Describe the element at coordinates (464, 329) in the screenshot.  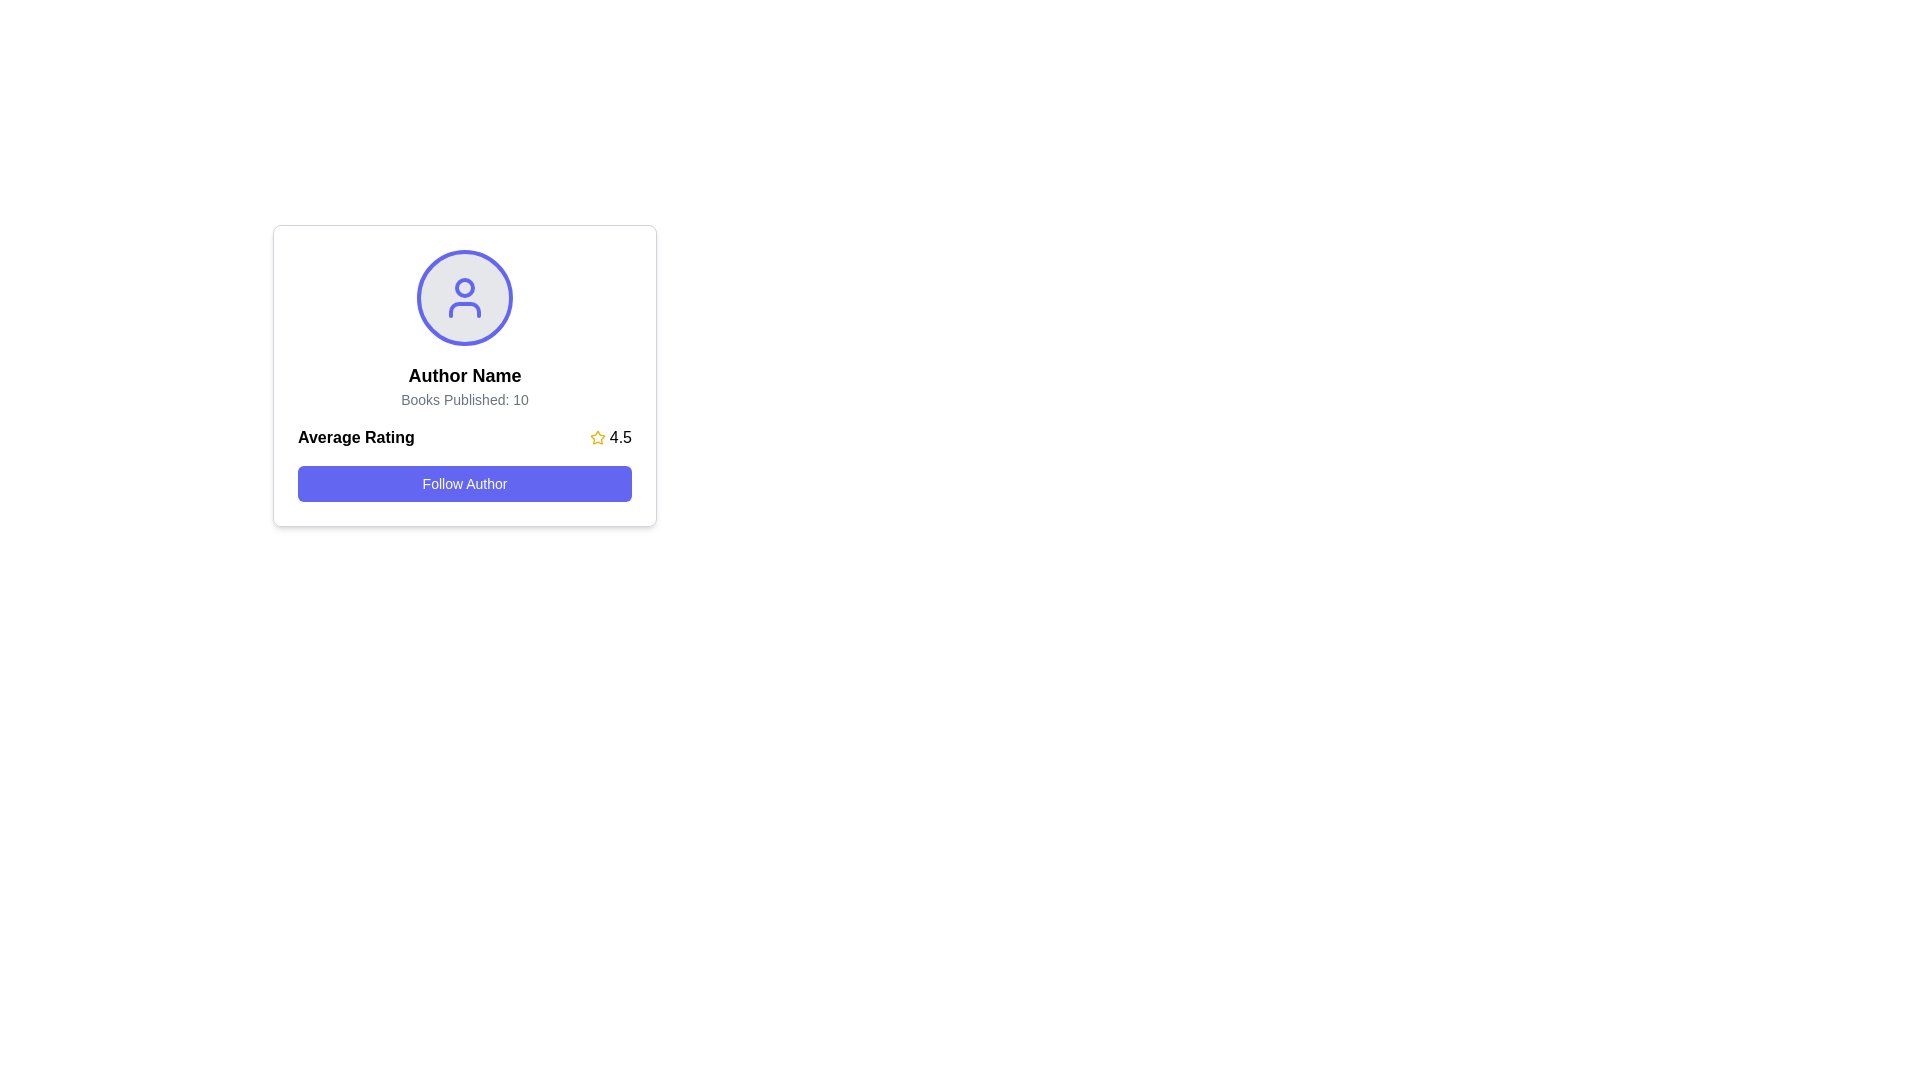
I see `the Profile Display Block that shows the author's name and book count, located above 'Average Rating' and 'Follow Author'` at that location.